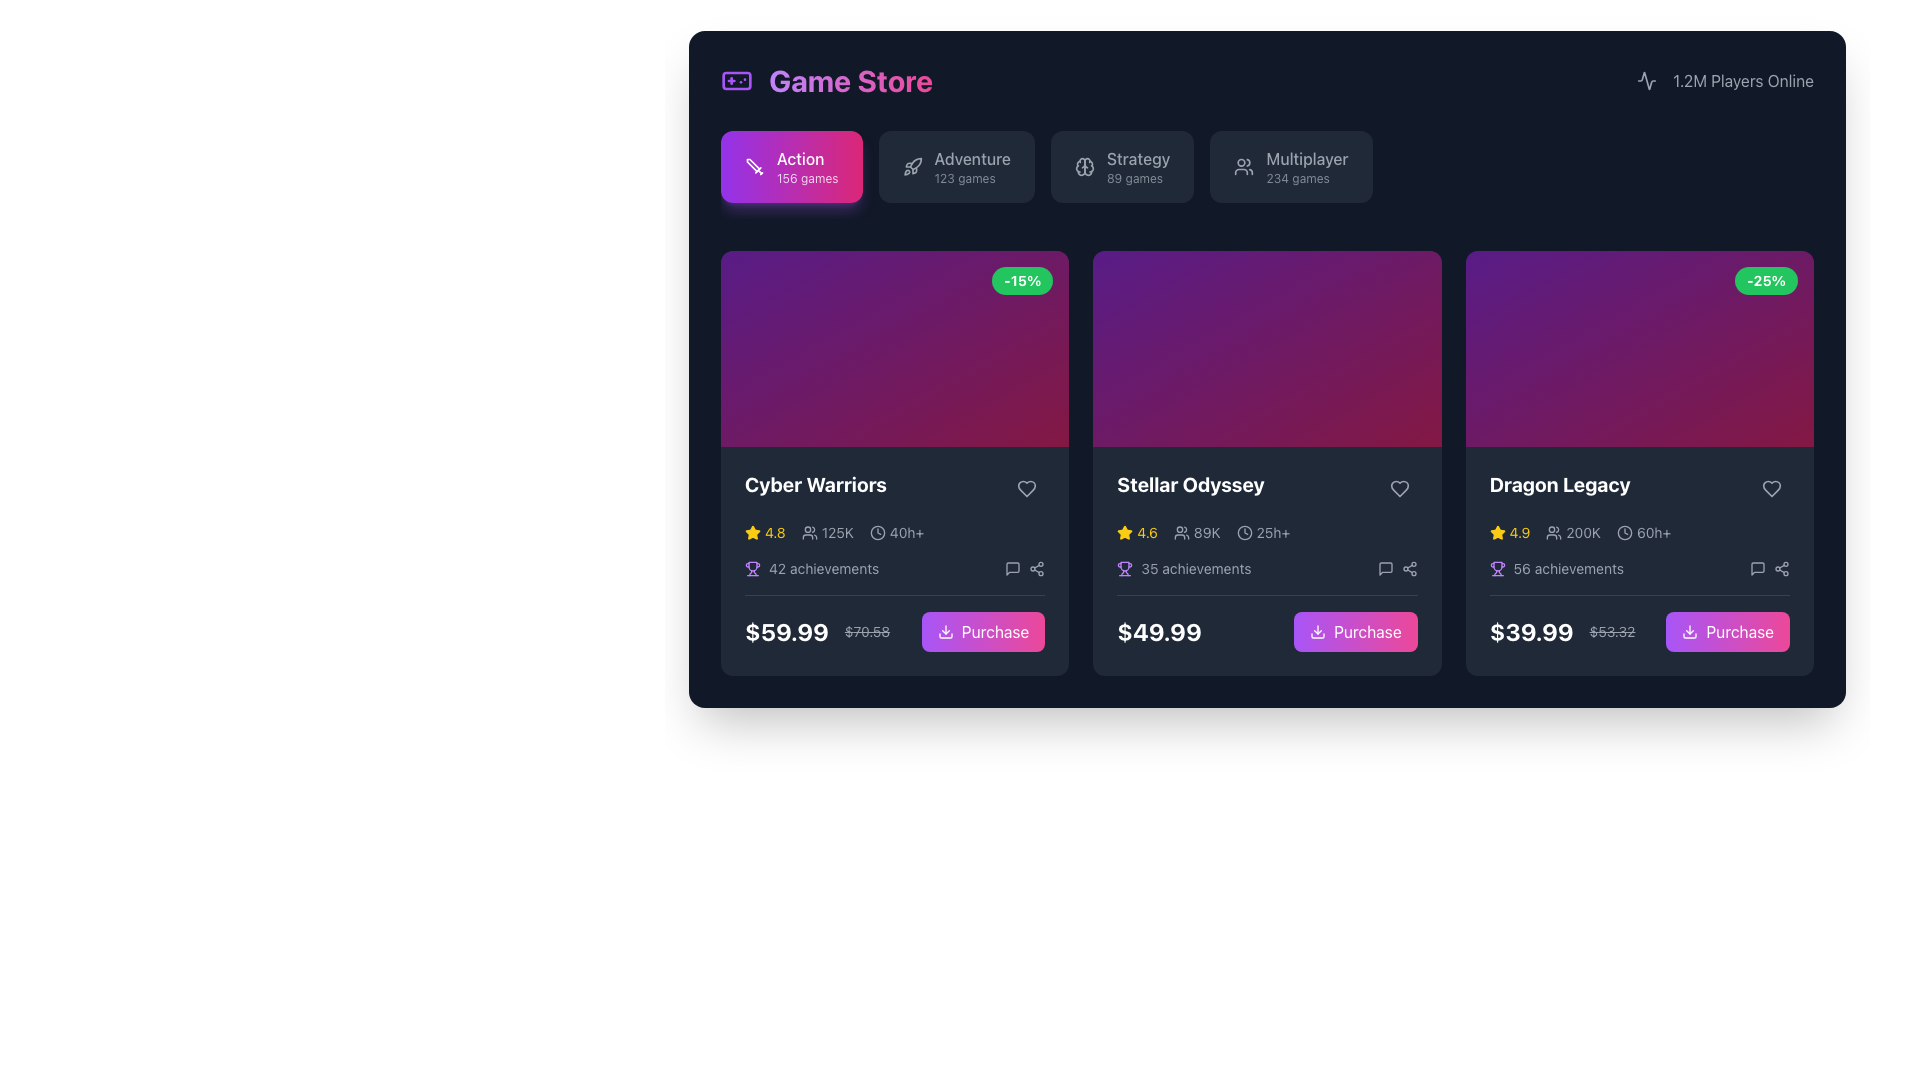 The height and width of the screenshot is (1080, 1920). I want to click on displayed statistical information text showing the number of games available in the 'Adventure' category, located below the 'Adventure' label in the upper-right quadrant of the interface, so click(965, 177).